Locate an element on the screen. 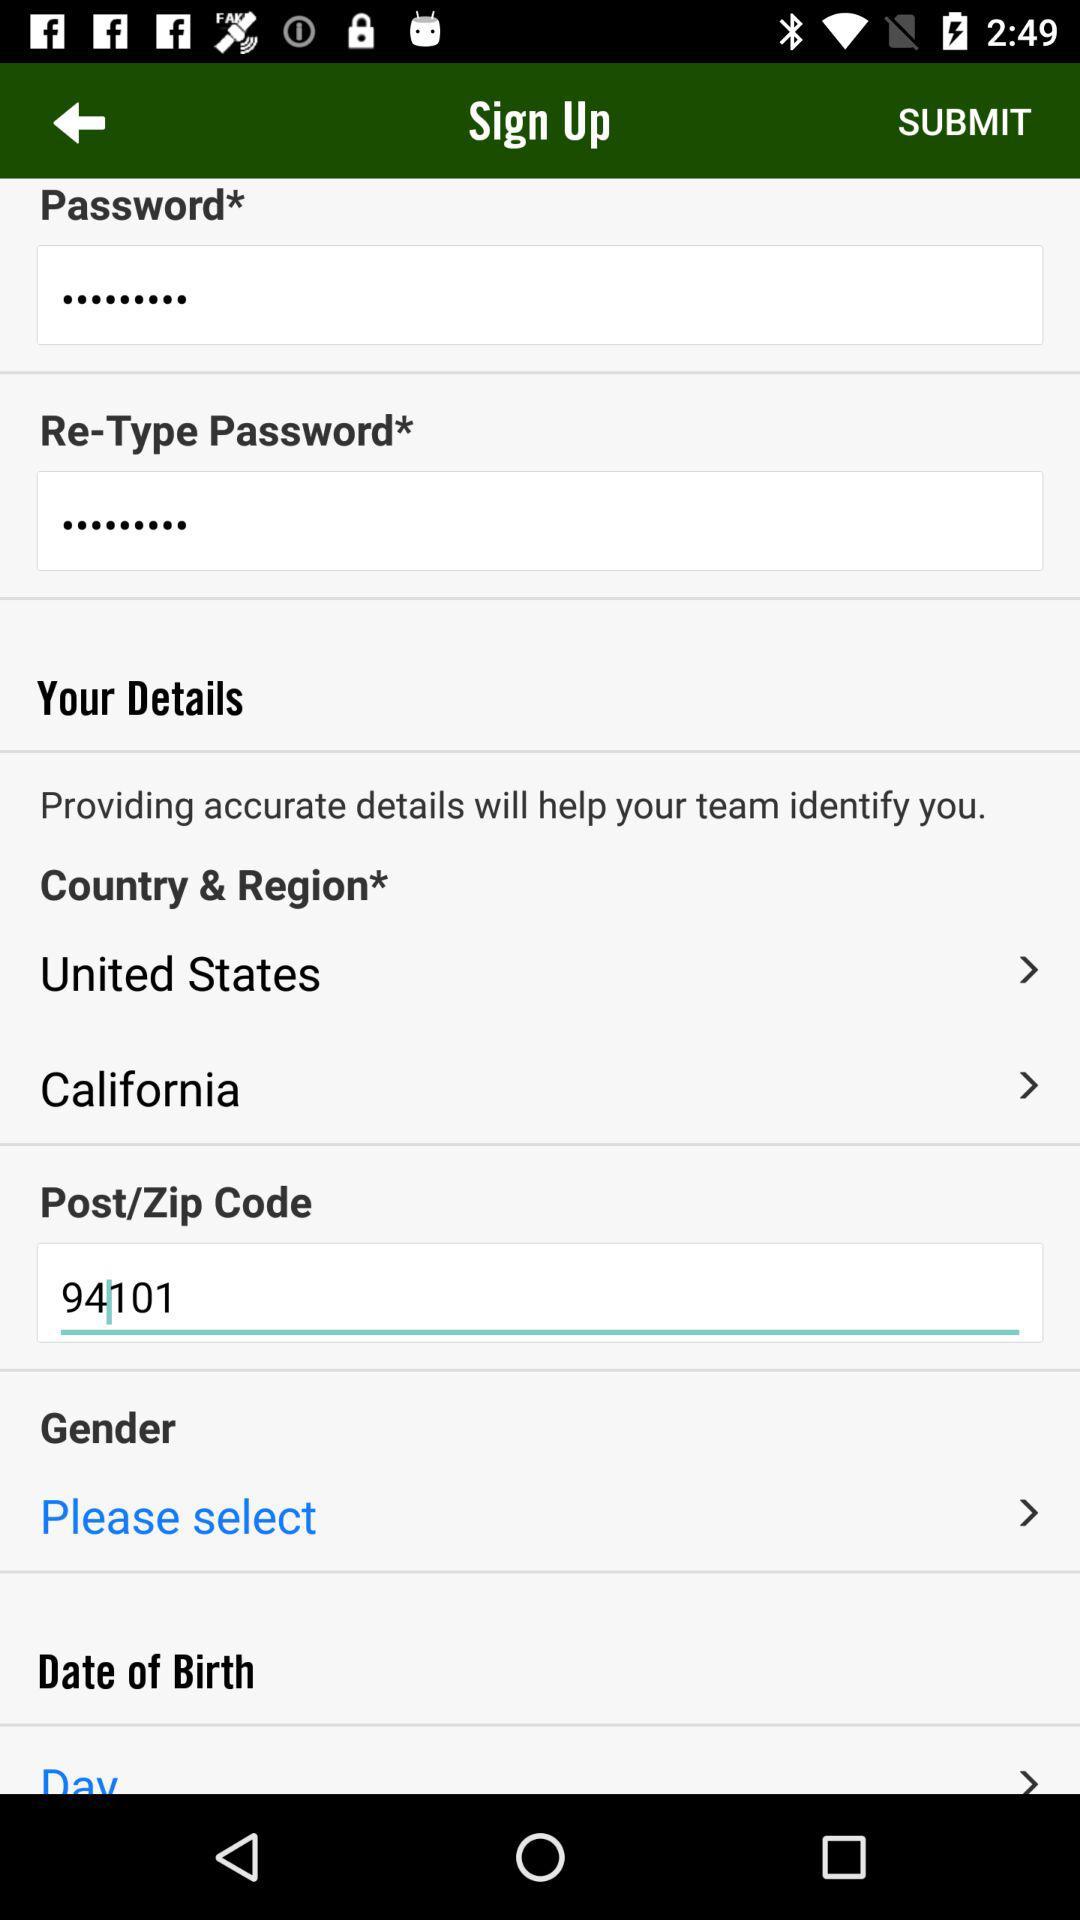 This screenshot has width=1080, height=1920. the item above re-type password* item is located at coordinates (540, 372).